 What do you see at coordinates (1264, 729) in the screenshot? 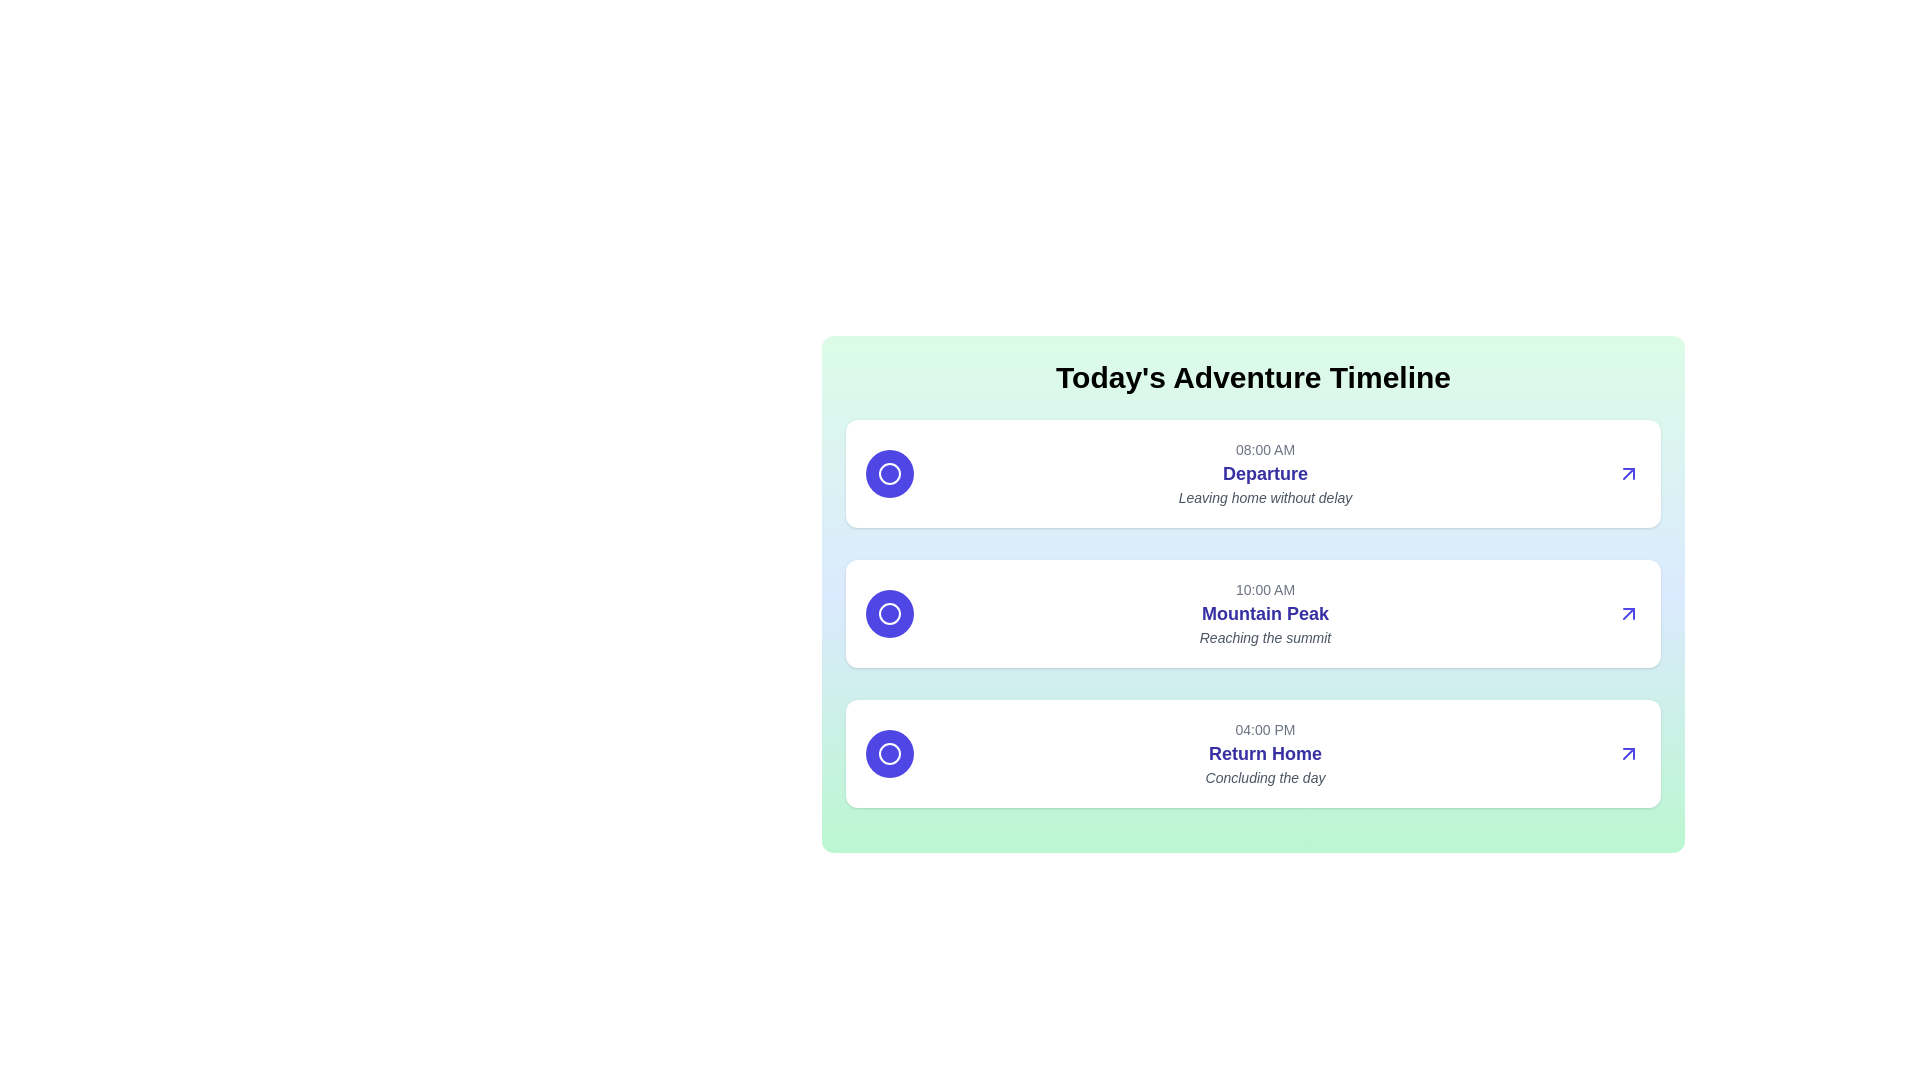
I see `time displayed in the text component showing '04:00 PM', which is located at the top of the event item in the timeline layout` at bounding box center [1264, 729].